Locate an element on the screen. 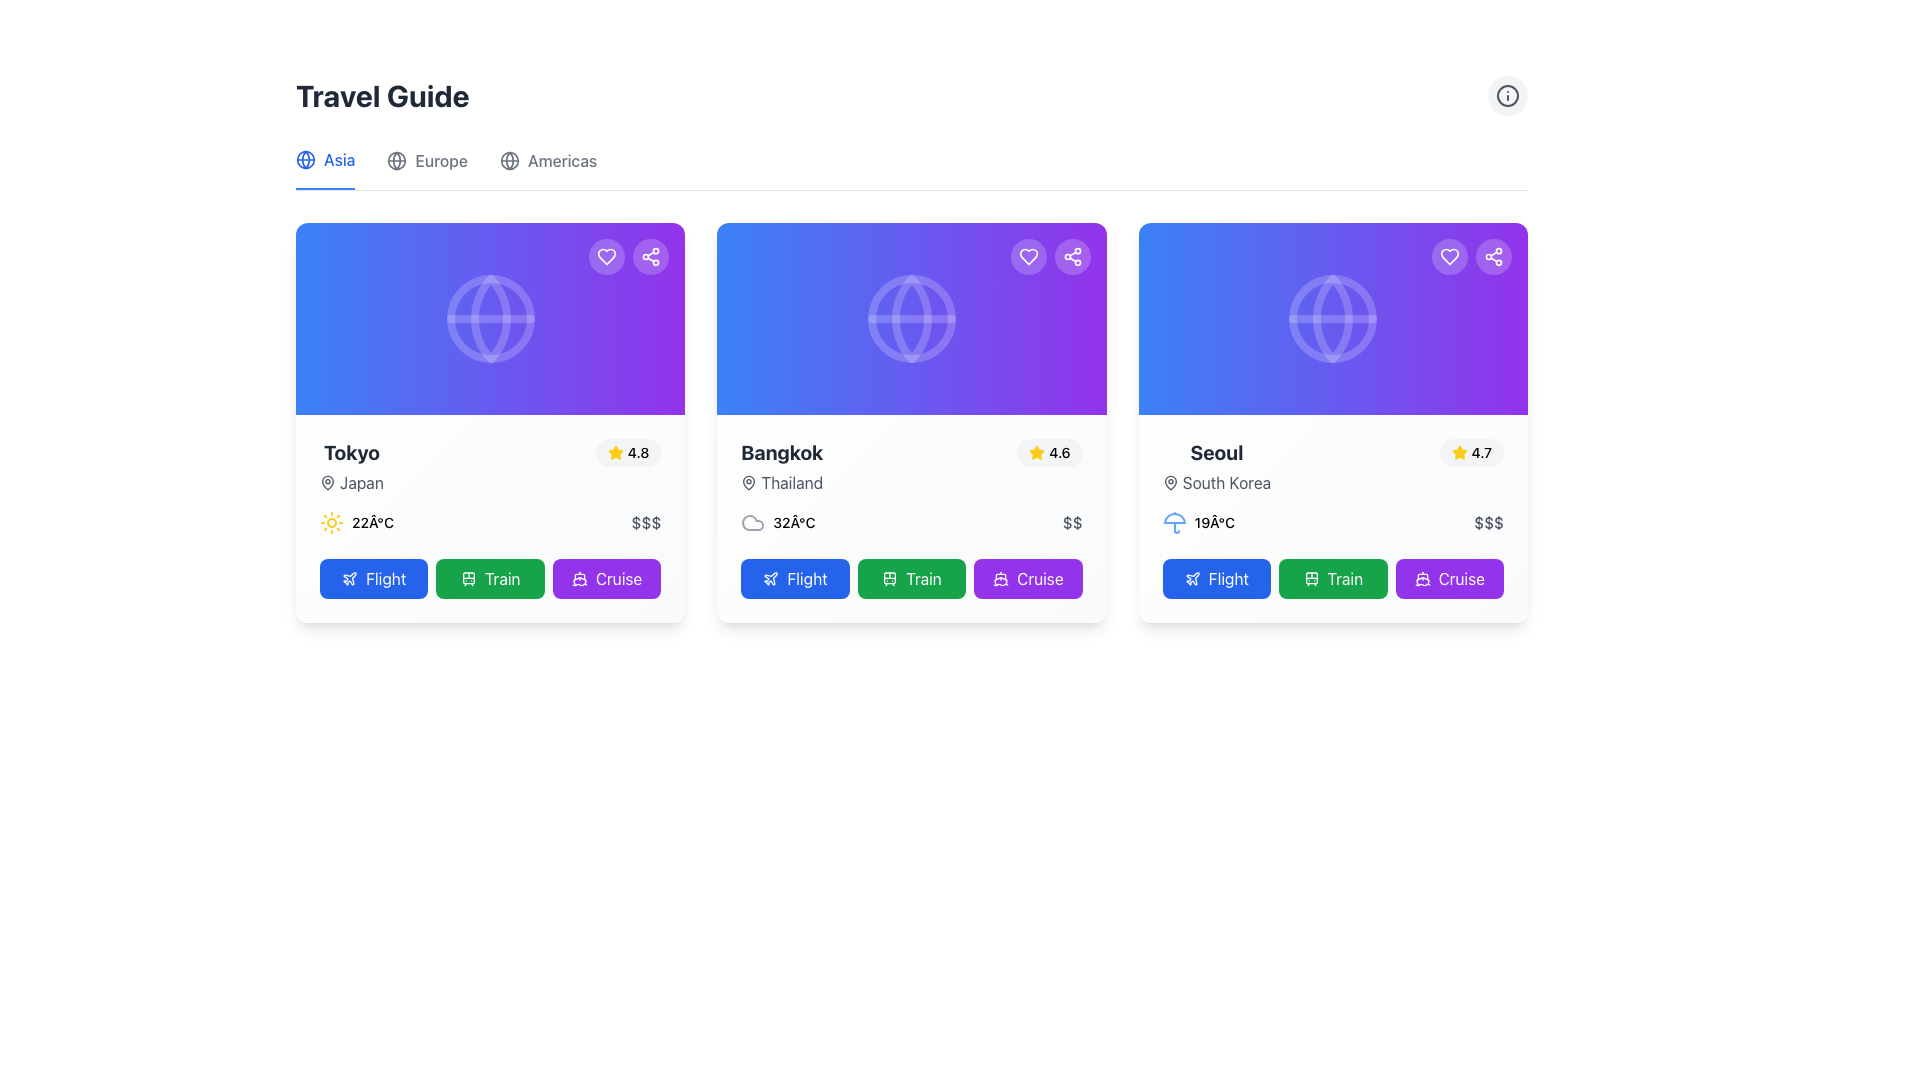 The image size is (1920, 1080). the card section containing information about 'Bangkok', which includes a rating of 4.6, temperature of 32°C, and price level symbols ($$). This card is located centrally in a three-card layout is located at coordinates (911, 518).